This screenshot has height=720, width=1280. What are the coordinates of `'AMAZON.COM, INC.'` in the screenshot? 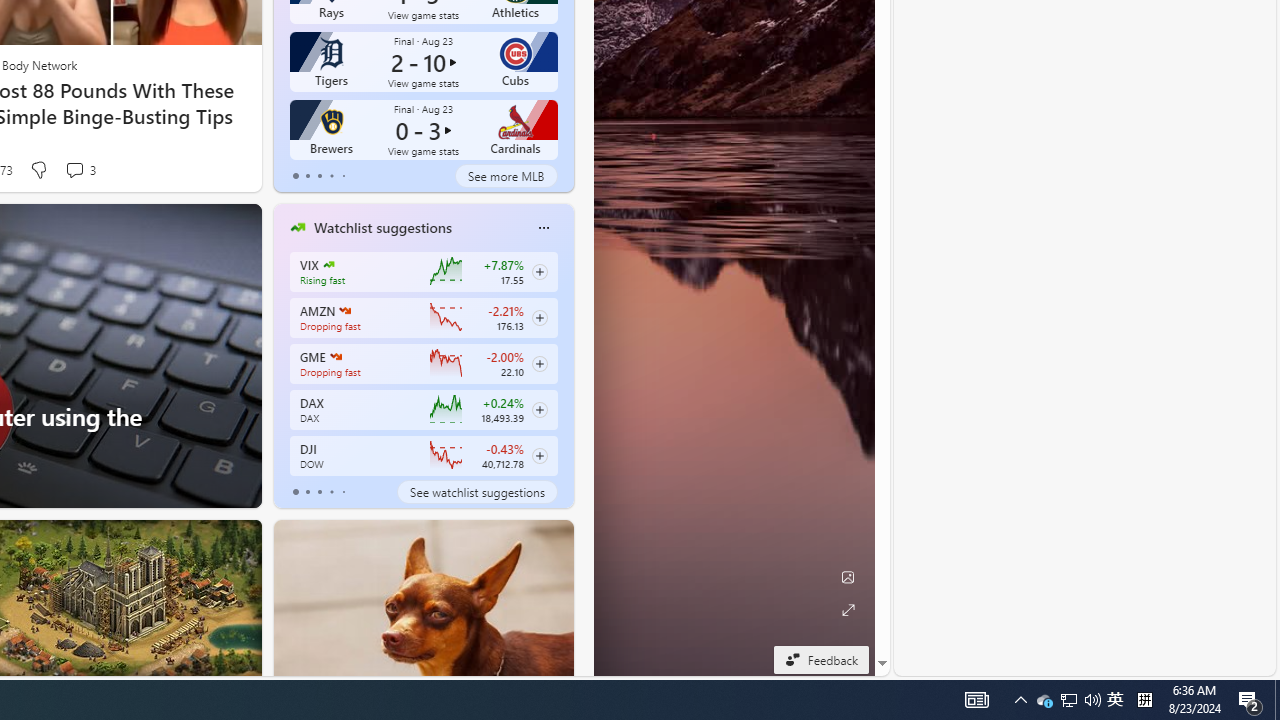 It's located at (344, 311).